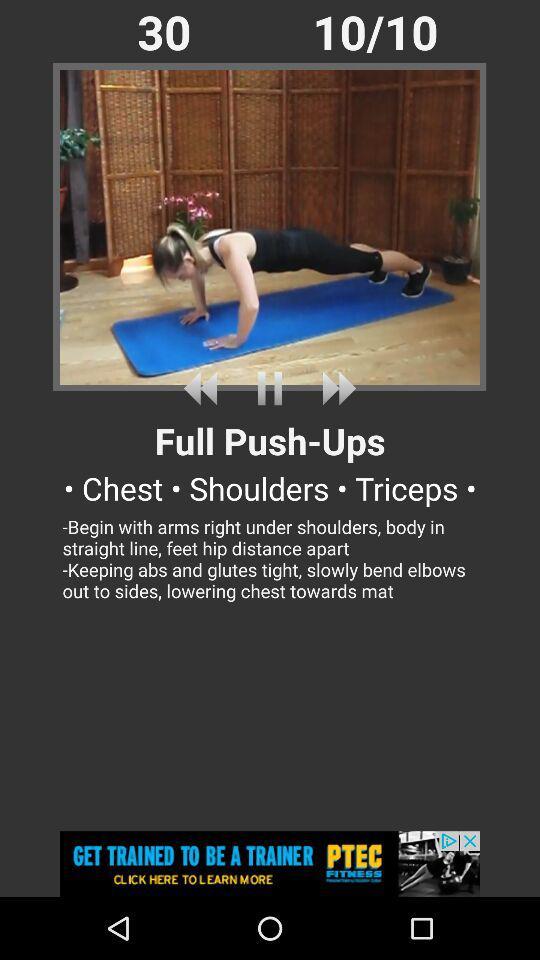  Describe the element at coordinates (270, 387) in the screenshot. I see `pause video` at that location.